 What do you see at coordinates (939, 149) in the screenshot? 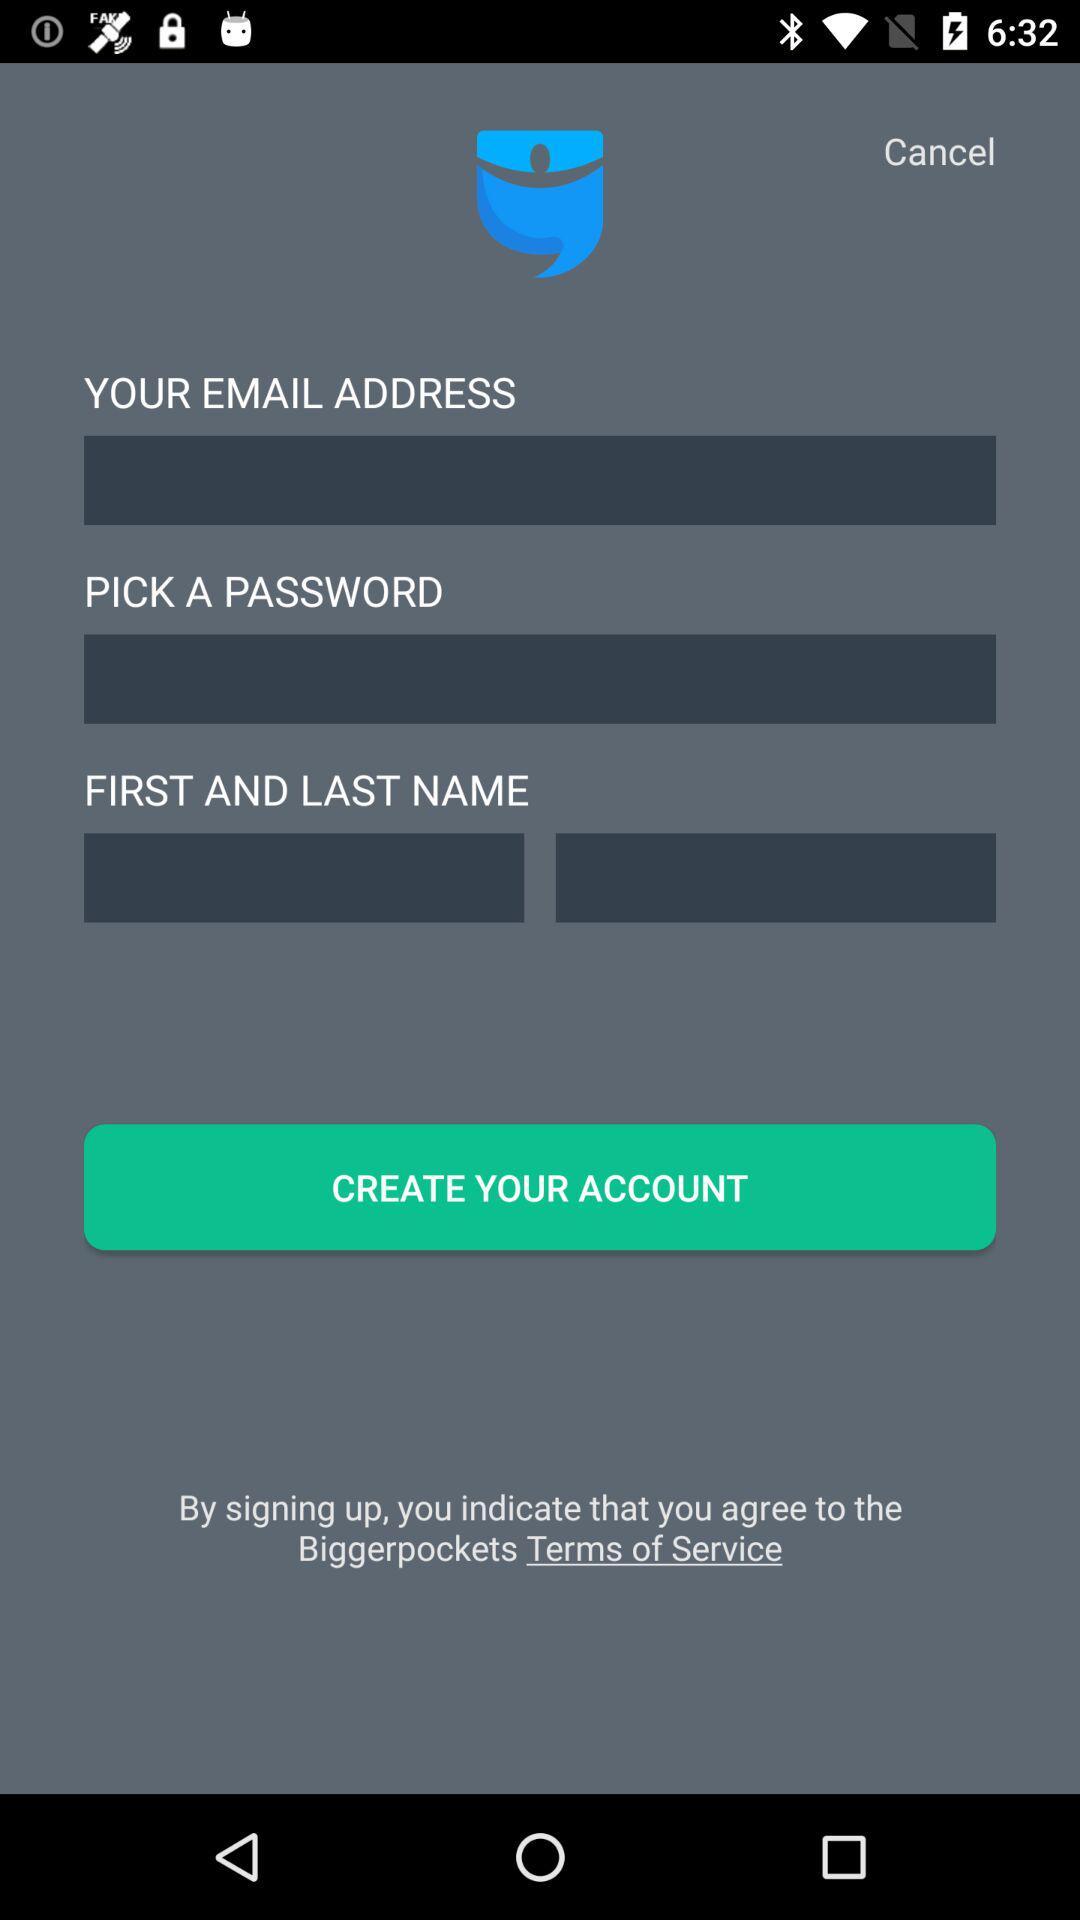
I see `icon at the top right corner` at bounding box center [939, 149].